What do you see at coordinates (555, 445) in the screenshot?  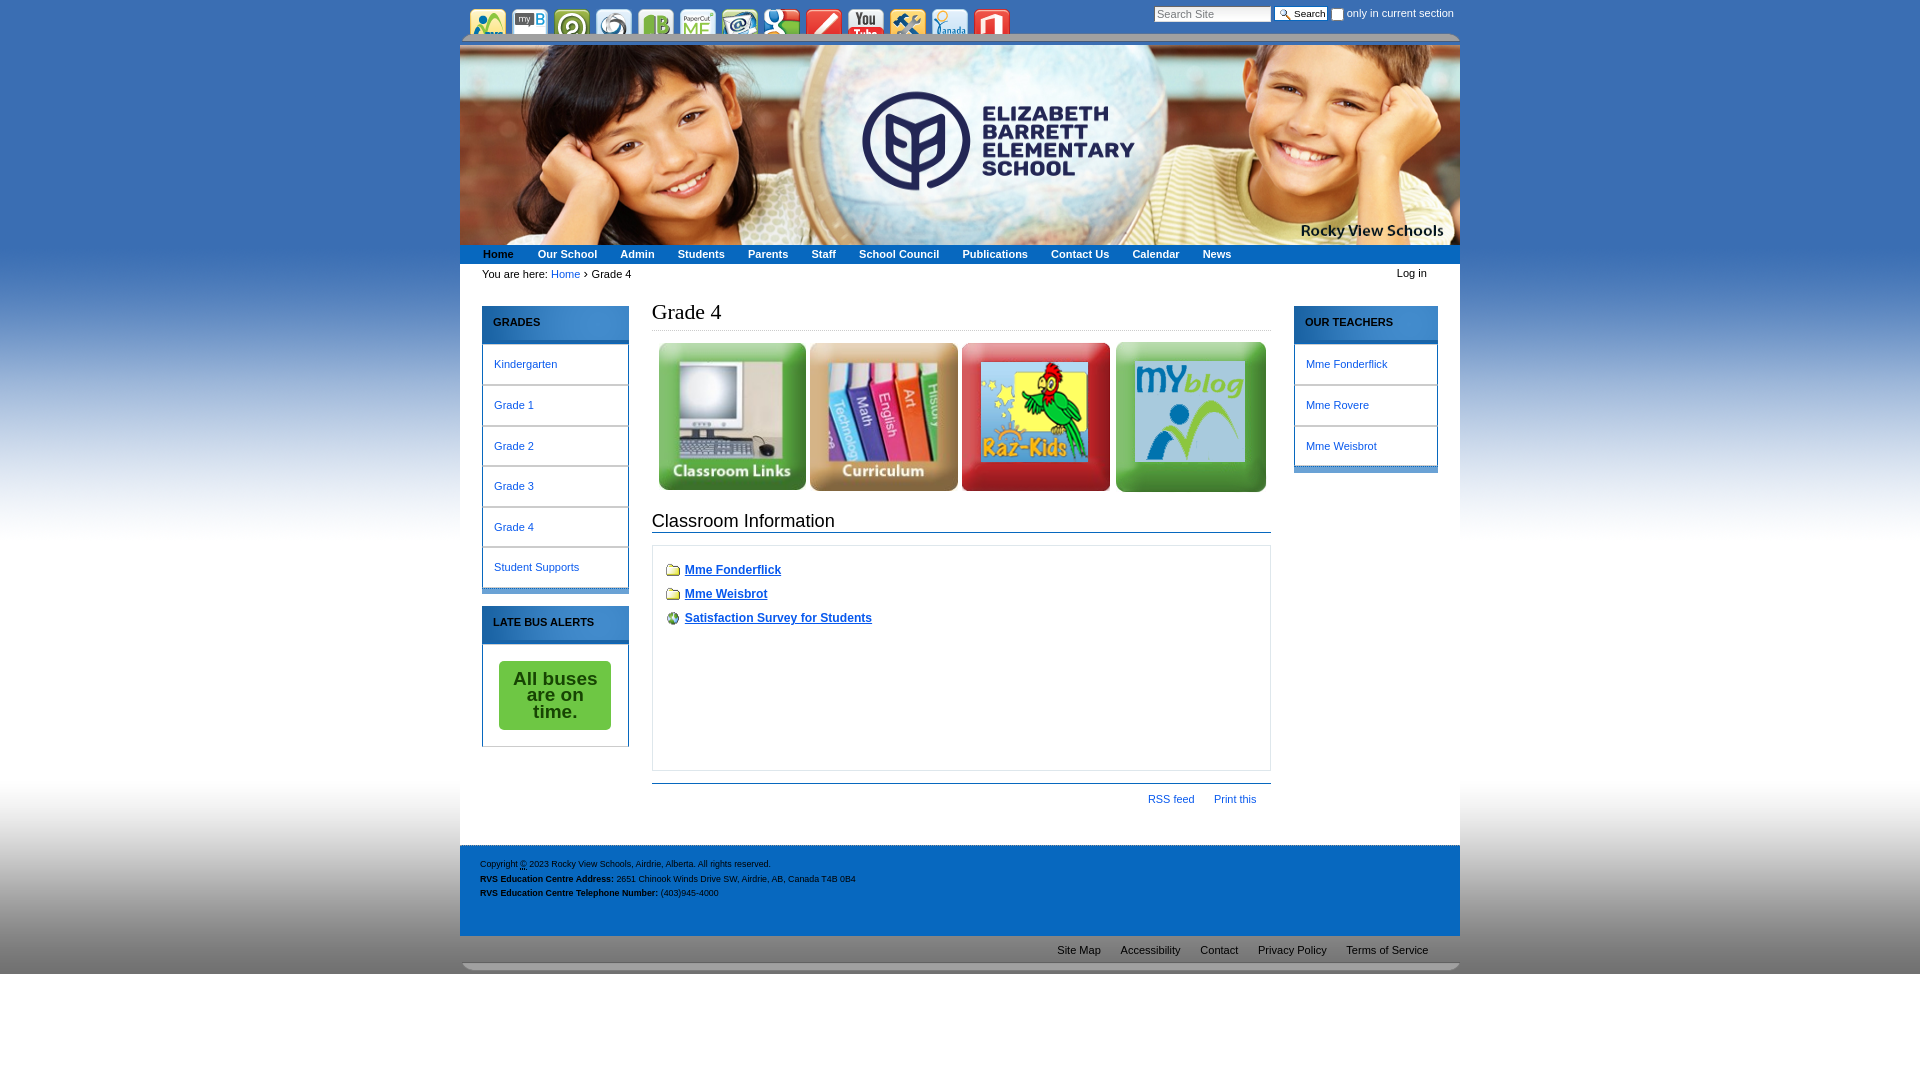 I see `'Grade 2'` at bounding box center [555, 445].